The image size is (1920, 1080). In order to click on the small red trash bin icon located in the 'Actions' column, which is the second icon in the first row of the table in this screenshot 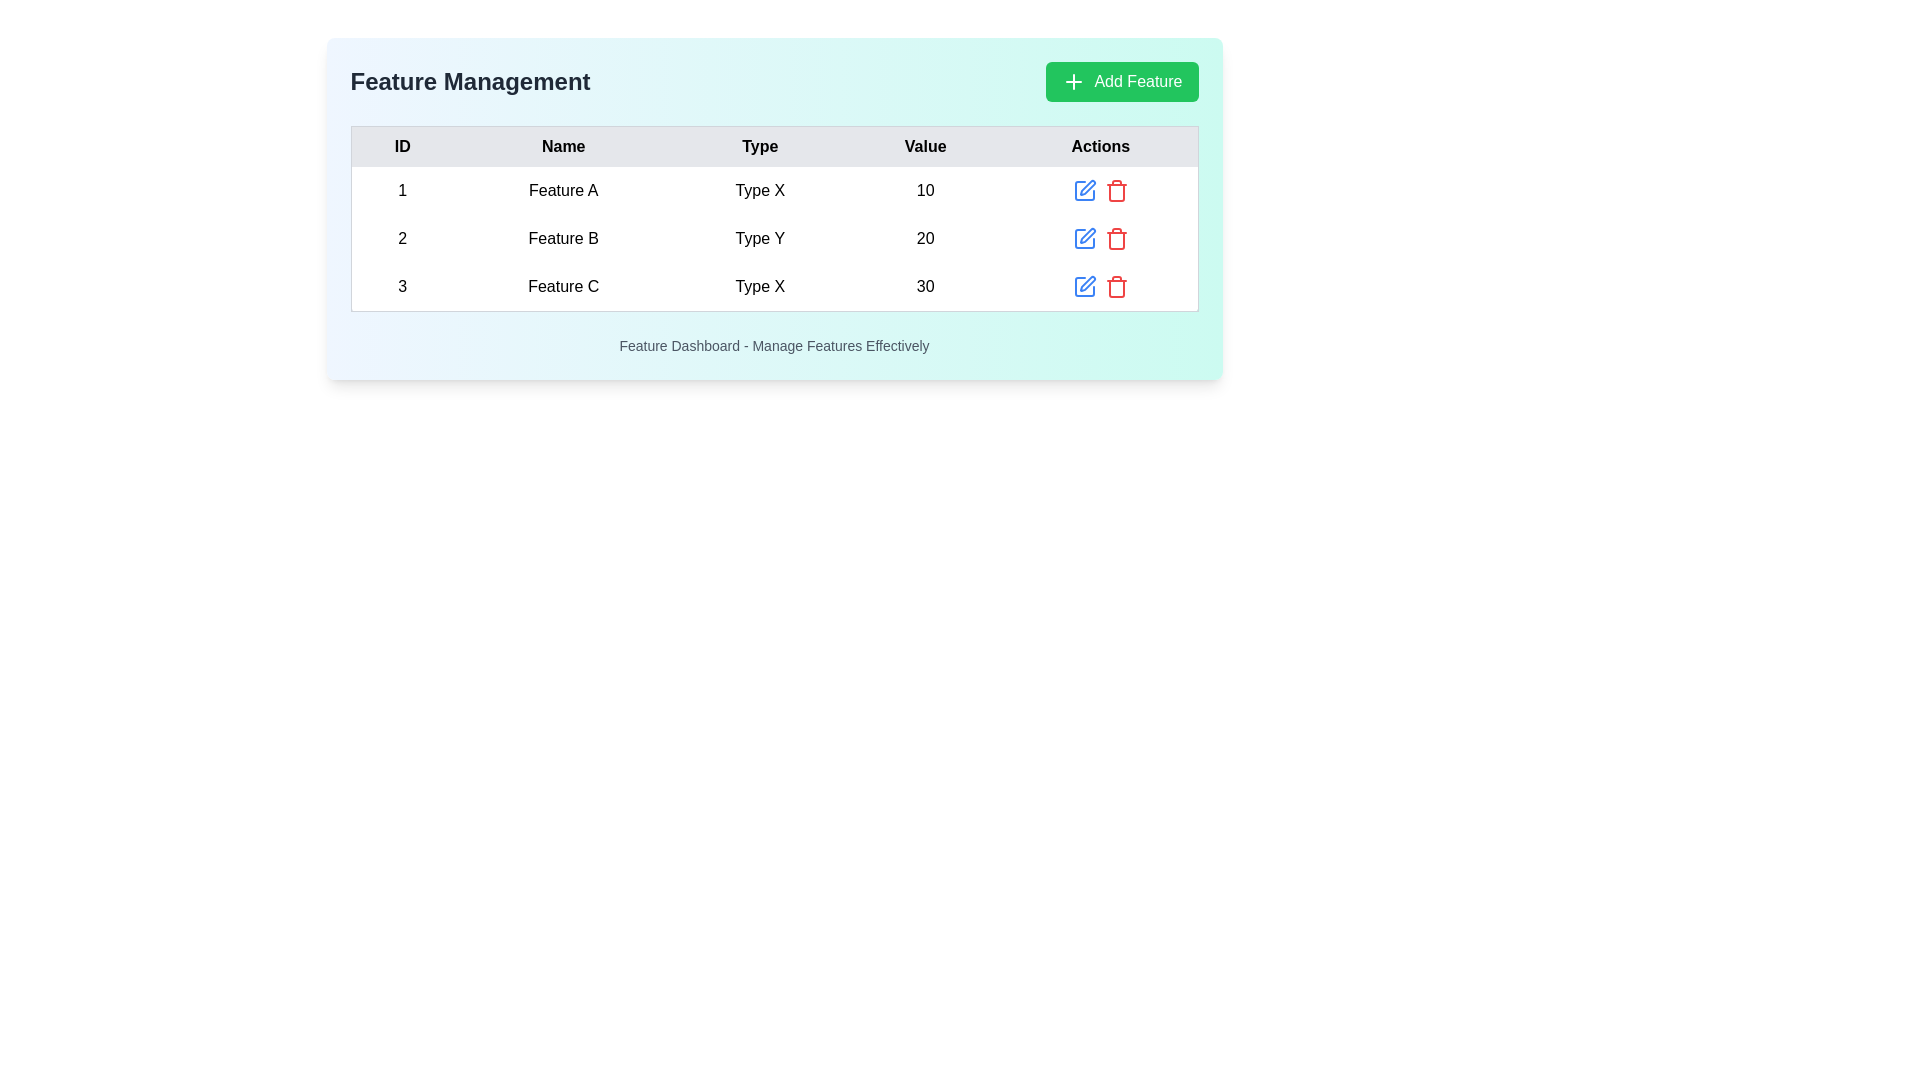, I will do `click(1115, 191)`.